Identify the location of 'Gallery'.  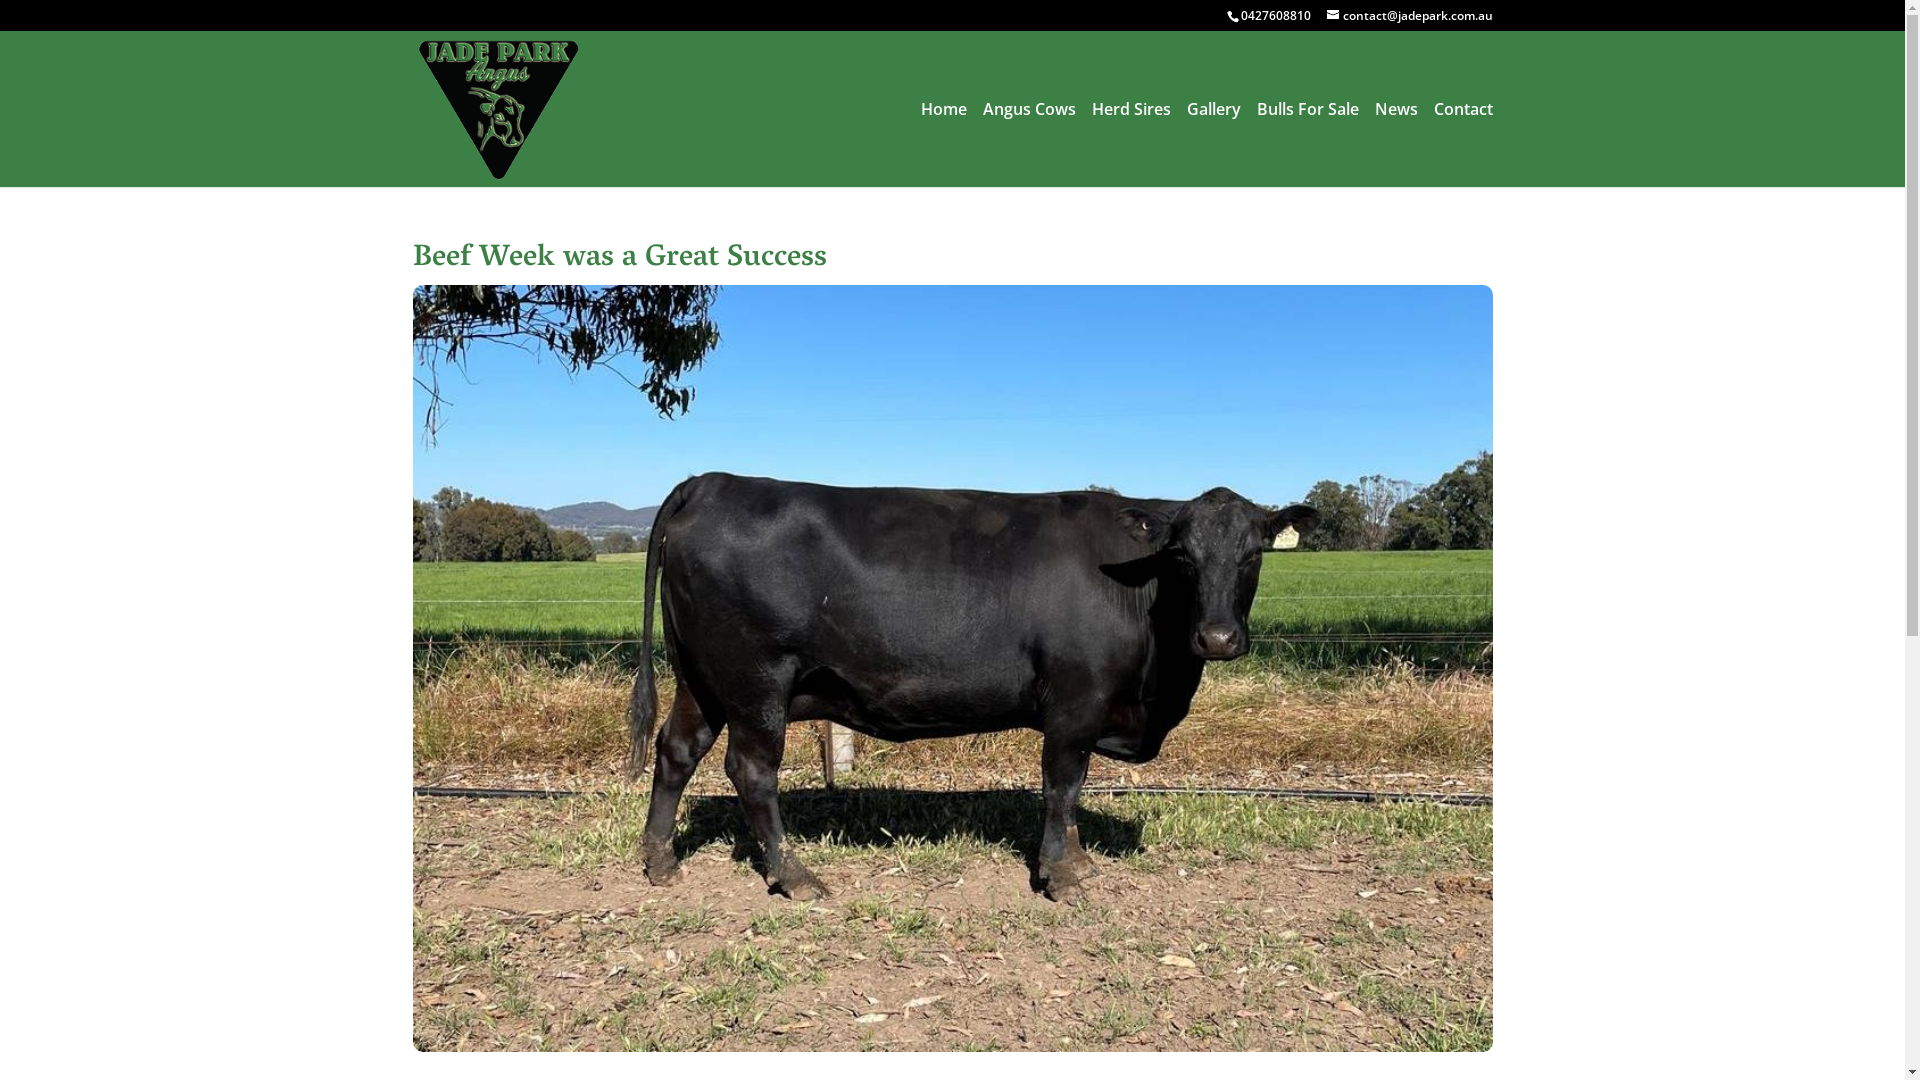
(1212, 143).